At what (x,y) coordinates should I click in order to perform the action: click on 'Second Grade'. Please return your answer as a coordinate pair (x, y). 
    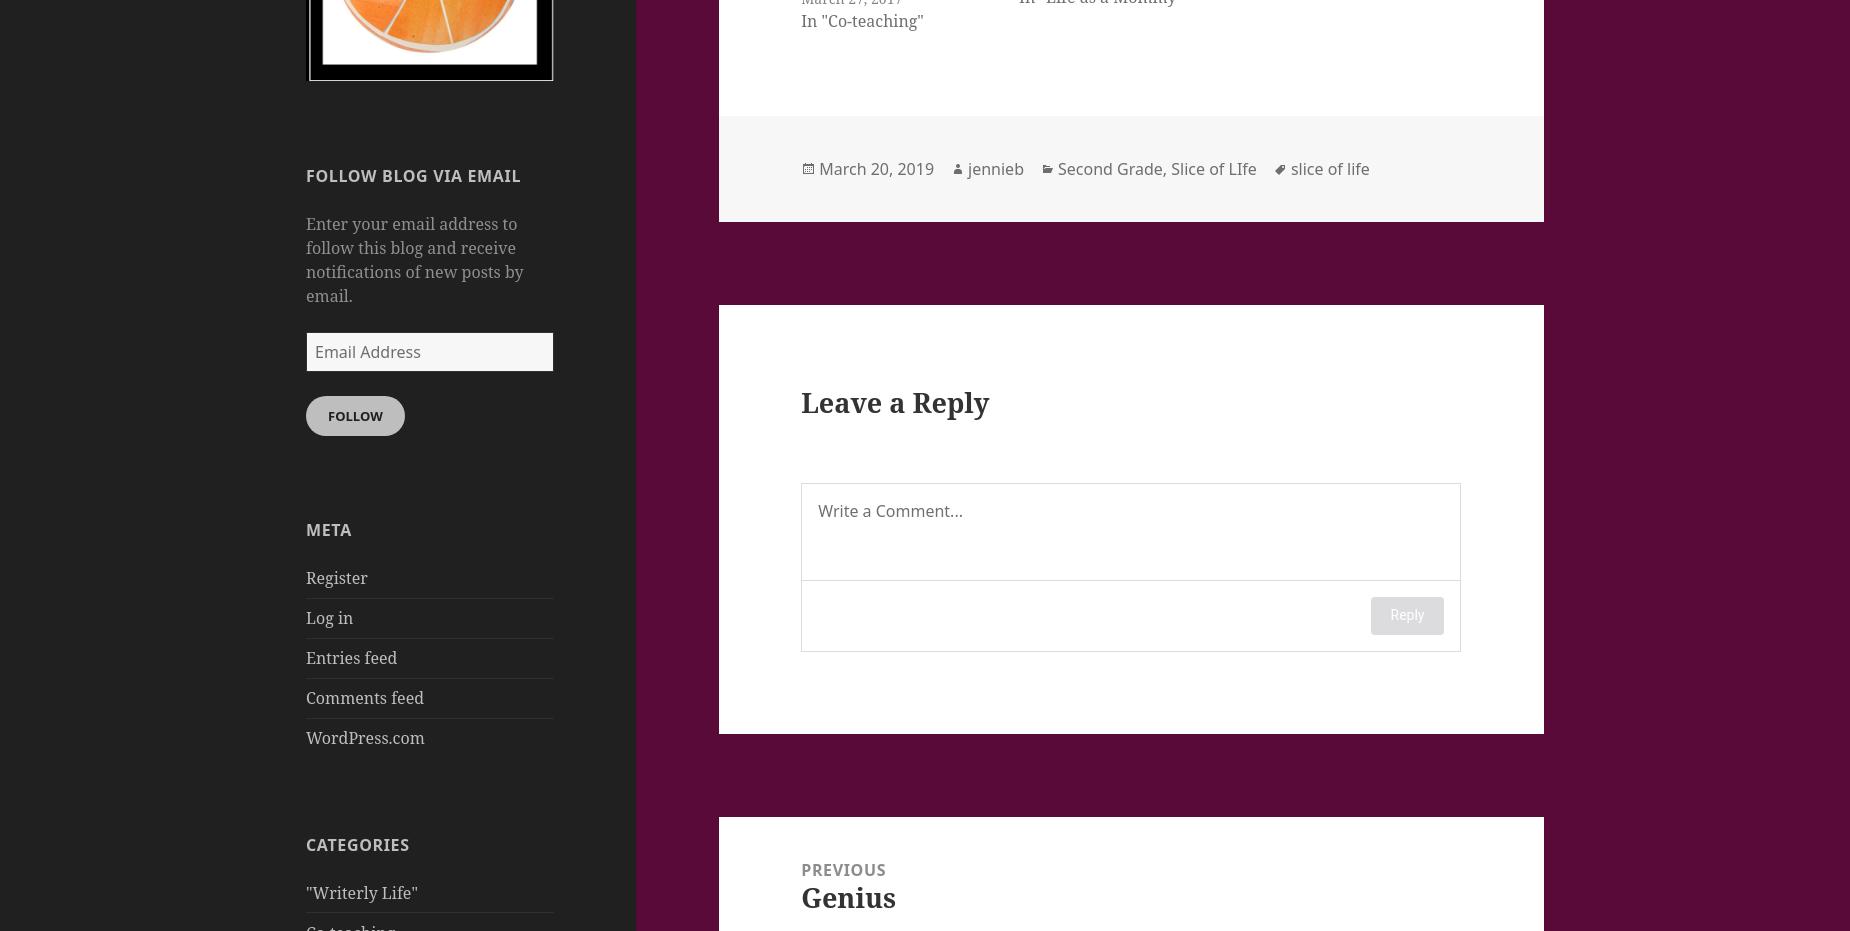
    Looking at the image, I should click on (1056, 167).